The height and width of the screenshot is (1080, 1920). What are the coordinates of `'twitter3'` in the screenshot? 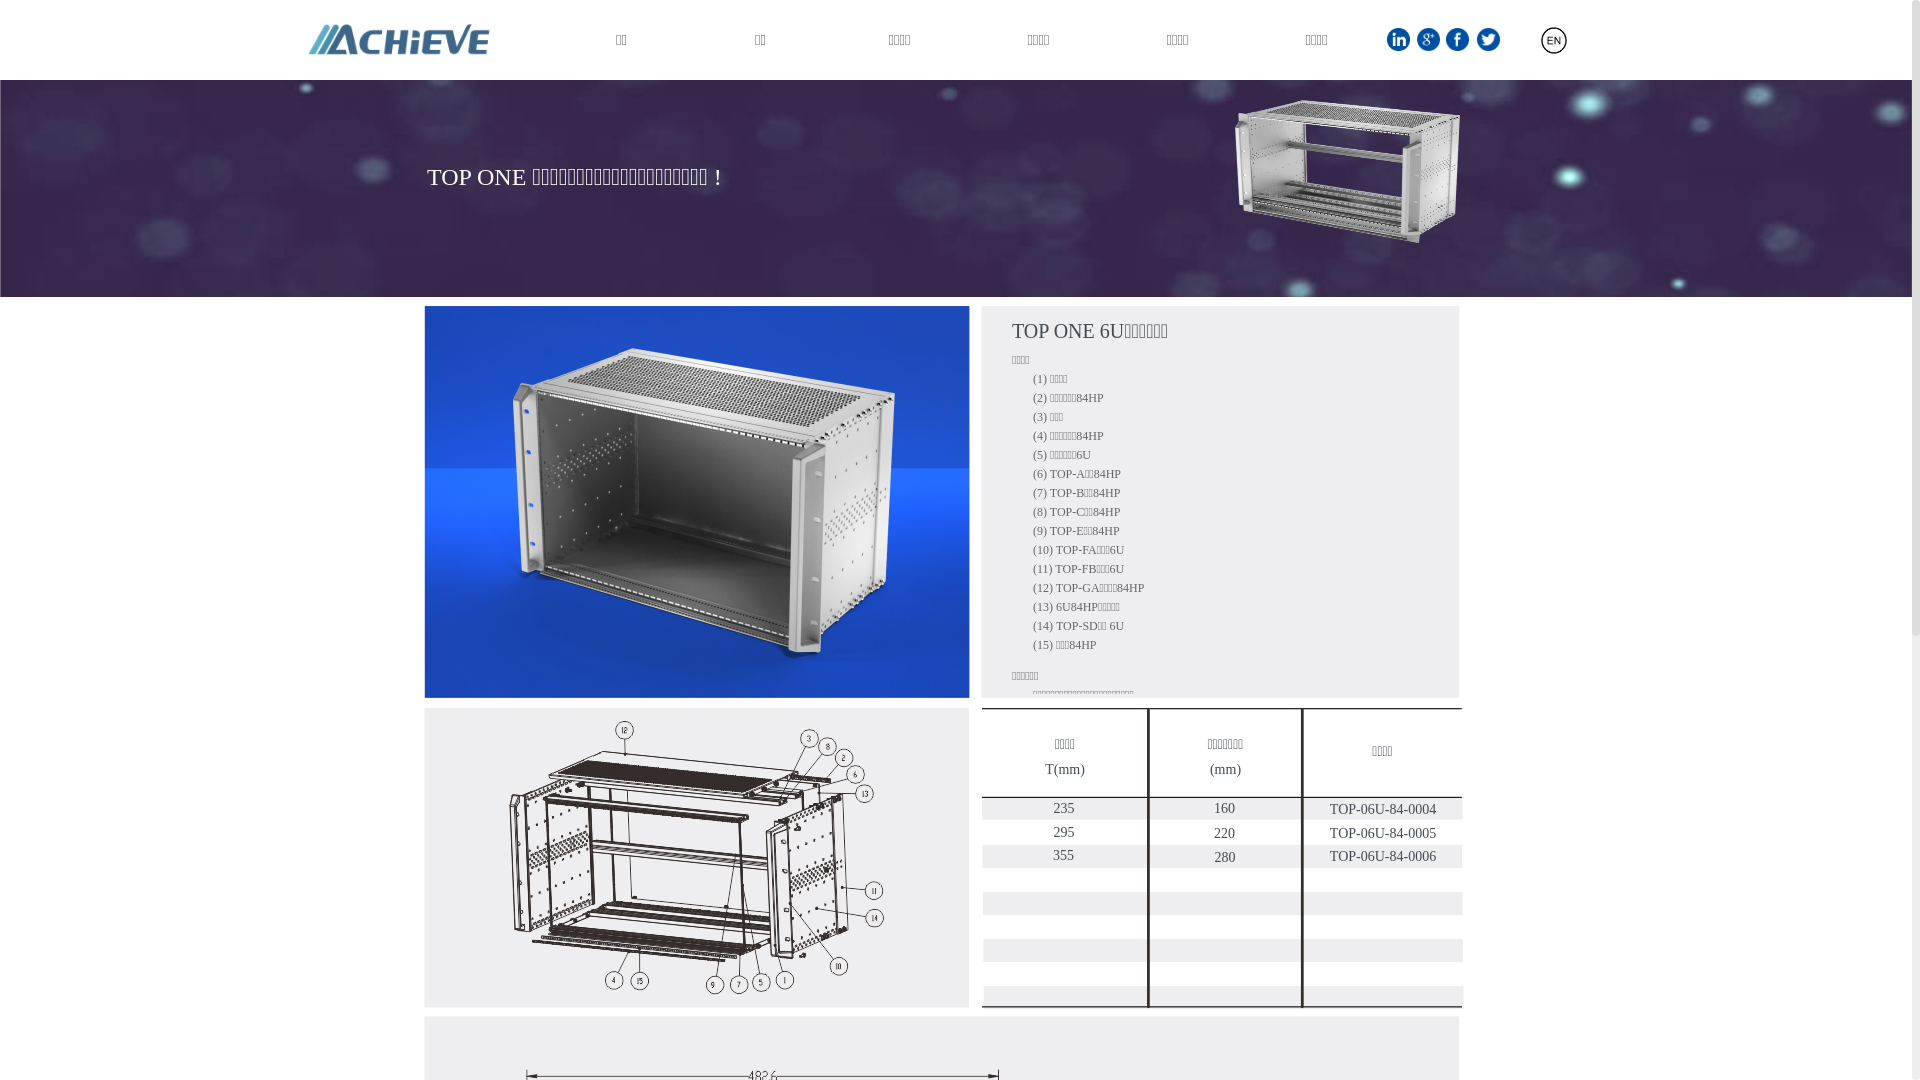 It's located at (1488, 39).